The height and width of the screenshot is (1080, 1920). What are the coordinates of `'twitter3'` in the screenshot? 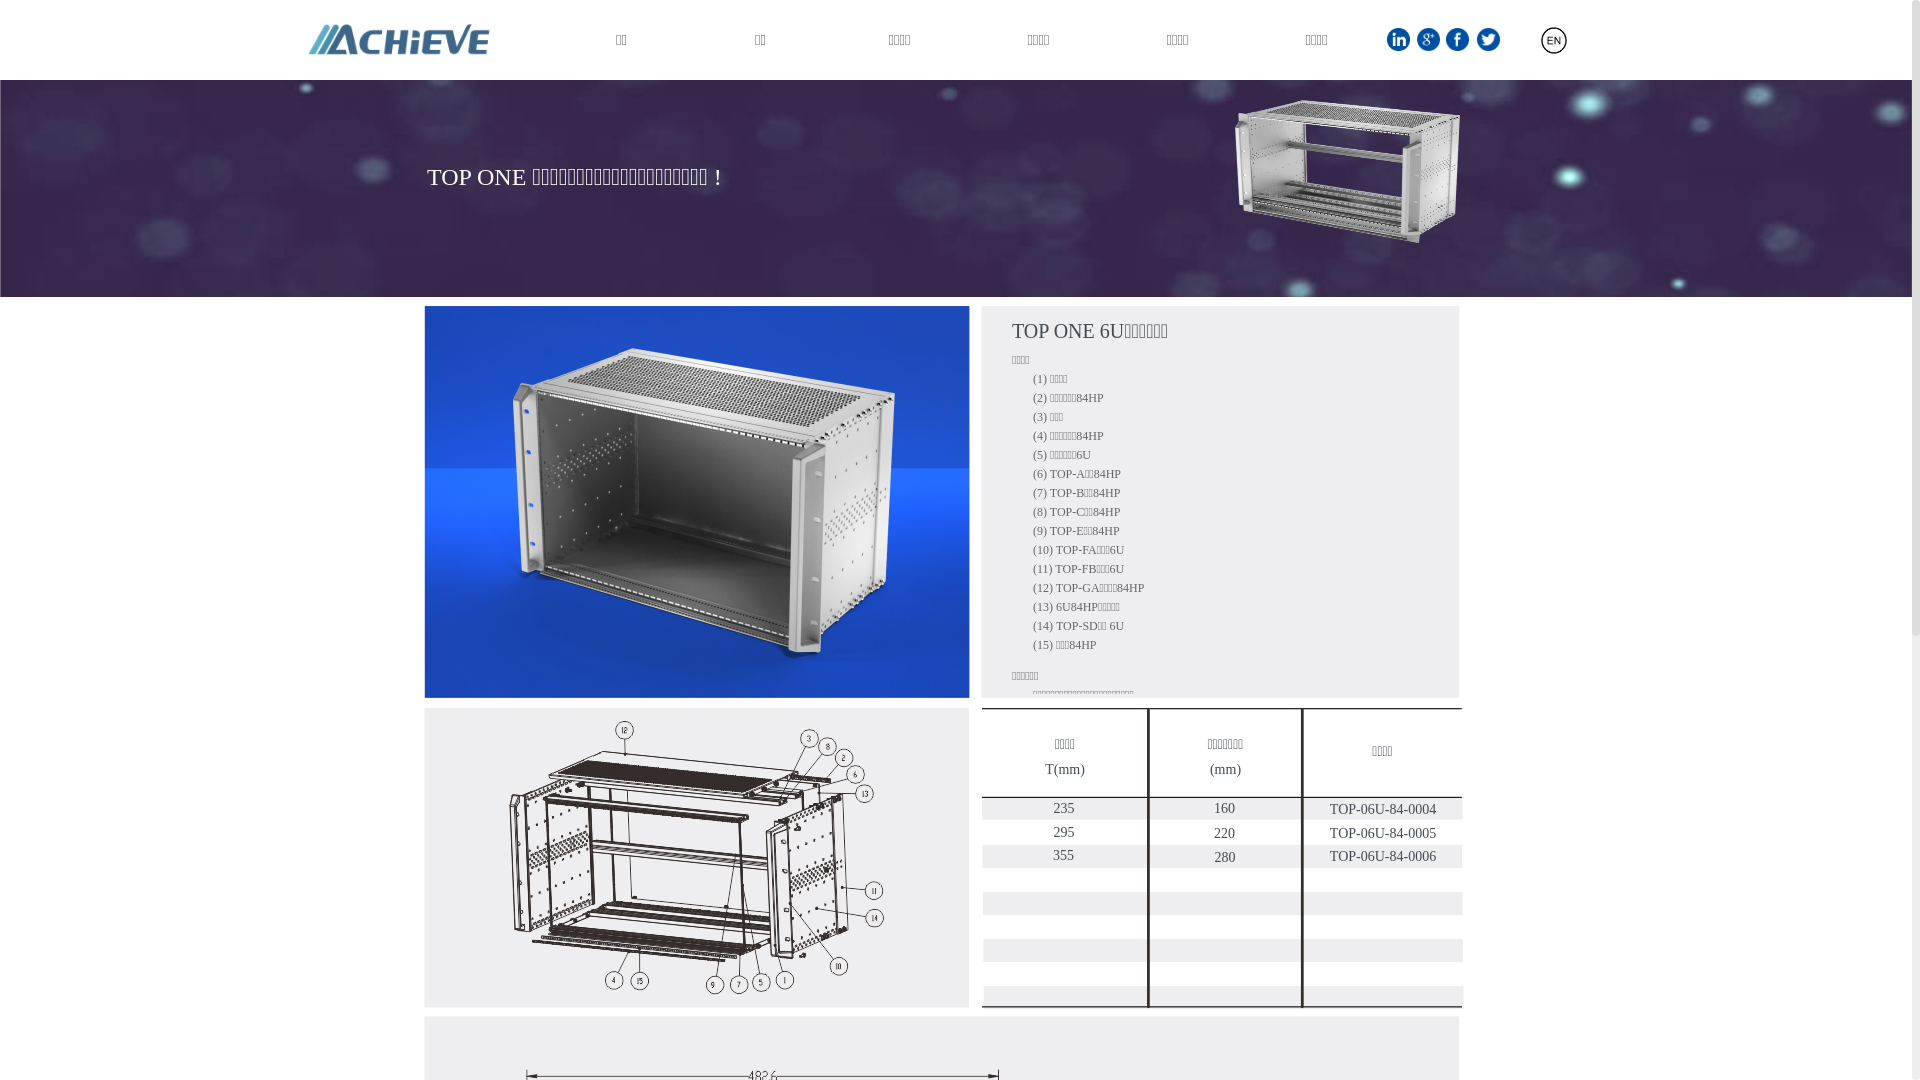 It's located at (1488, 39).